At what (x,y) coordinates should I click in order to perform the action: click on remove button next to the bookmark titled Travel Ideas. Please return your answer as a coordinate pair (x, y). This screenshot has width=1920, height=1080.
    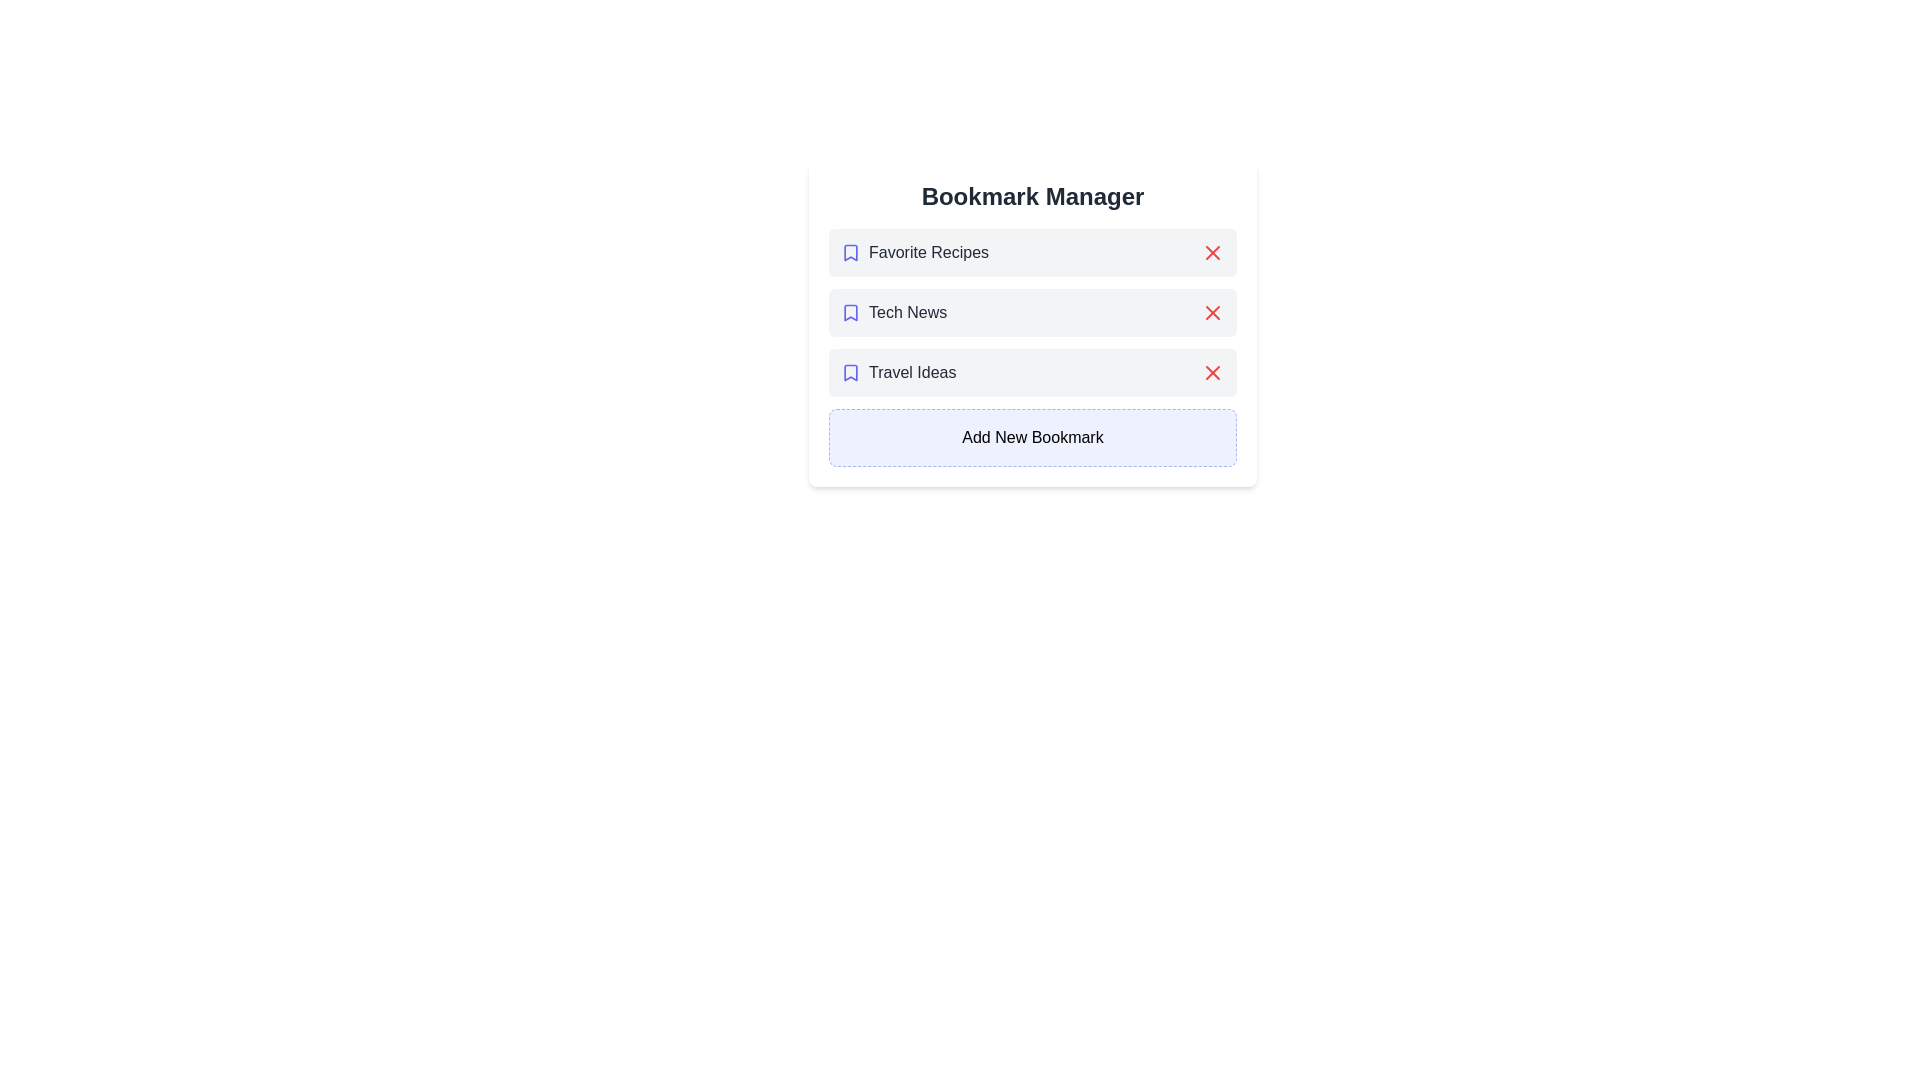
    Looking at the image, I should click on (1212, 373).